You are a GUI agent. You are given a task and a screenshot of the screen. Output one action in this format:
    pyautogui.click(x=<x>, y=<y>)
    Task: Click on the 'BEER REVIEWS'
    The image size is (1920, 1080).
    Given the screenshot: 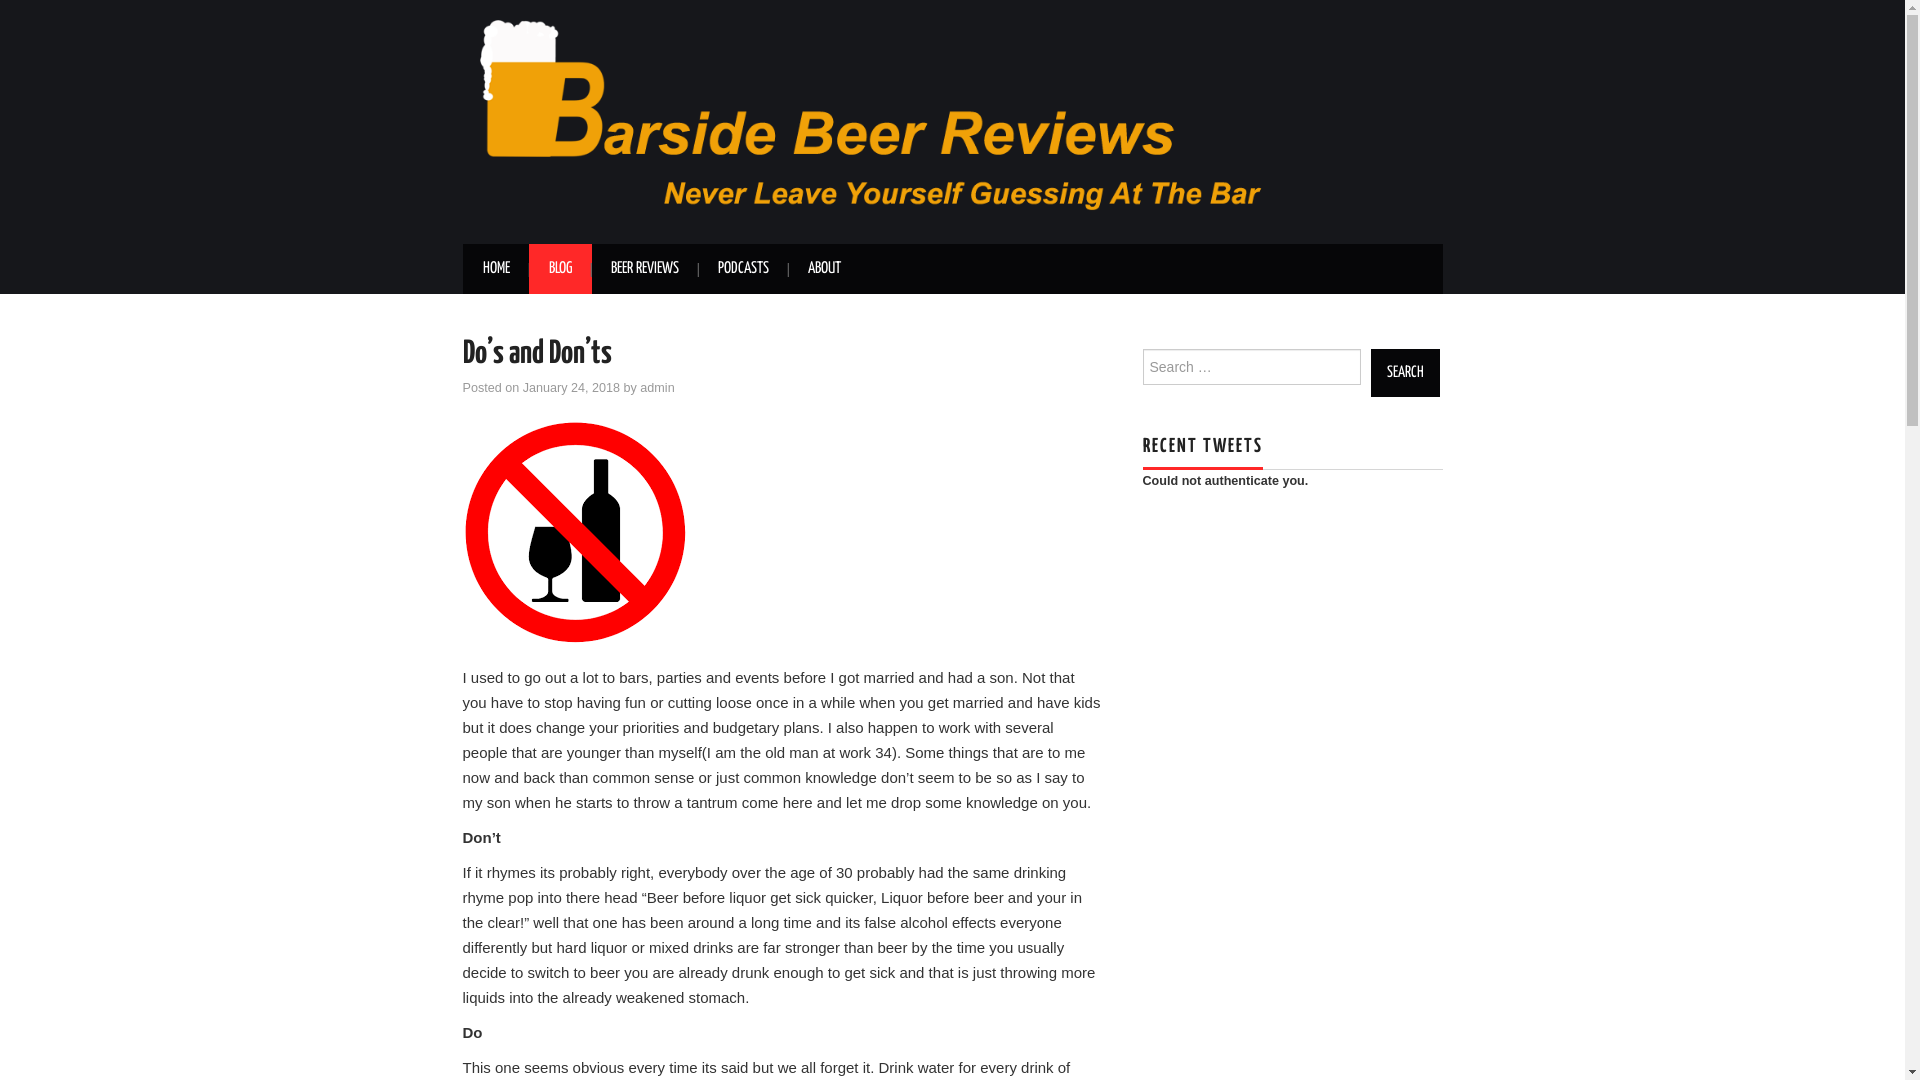 What is the action you would take?
    pyautogui.click(x=643, y=268)
    